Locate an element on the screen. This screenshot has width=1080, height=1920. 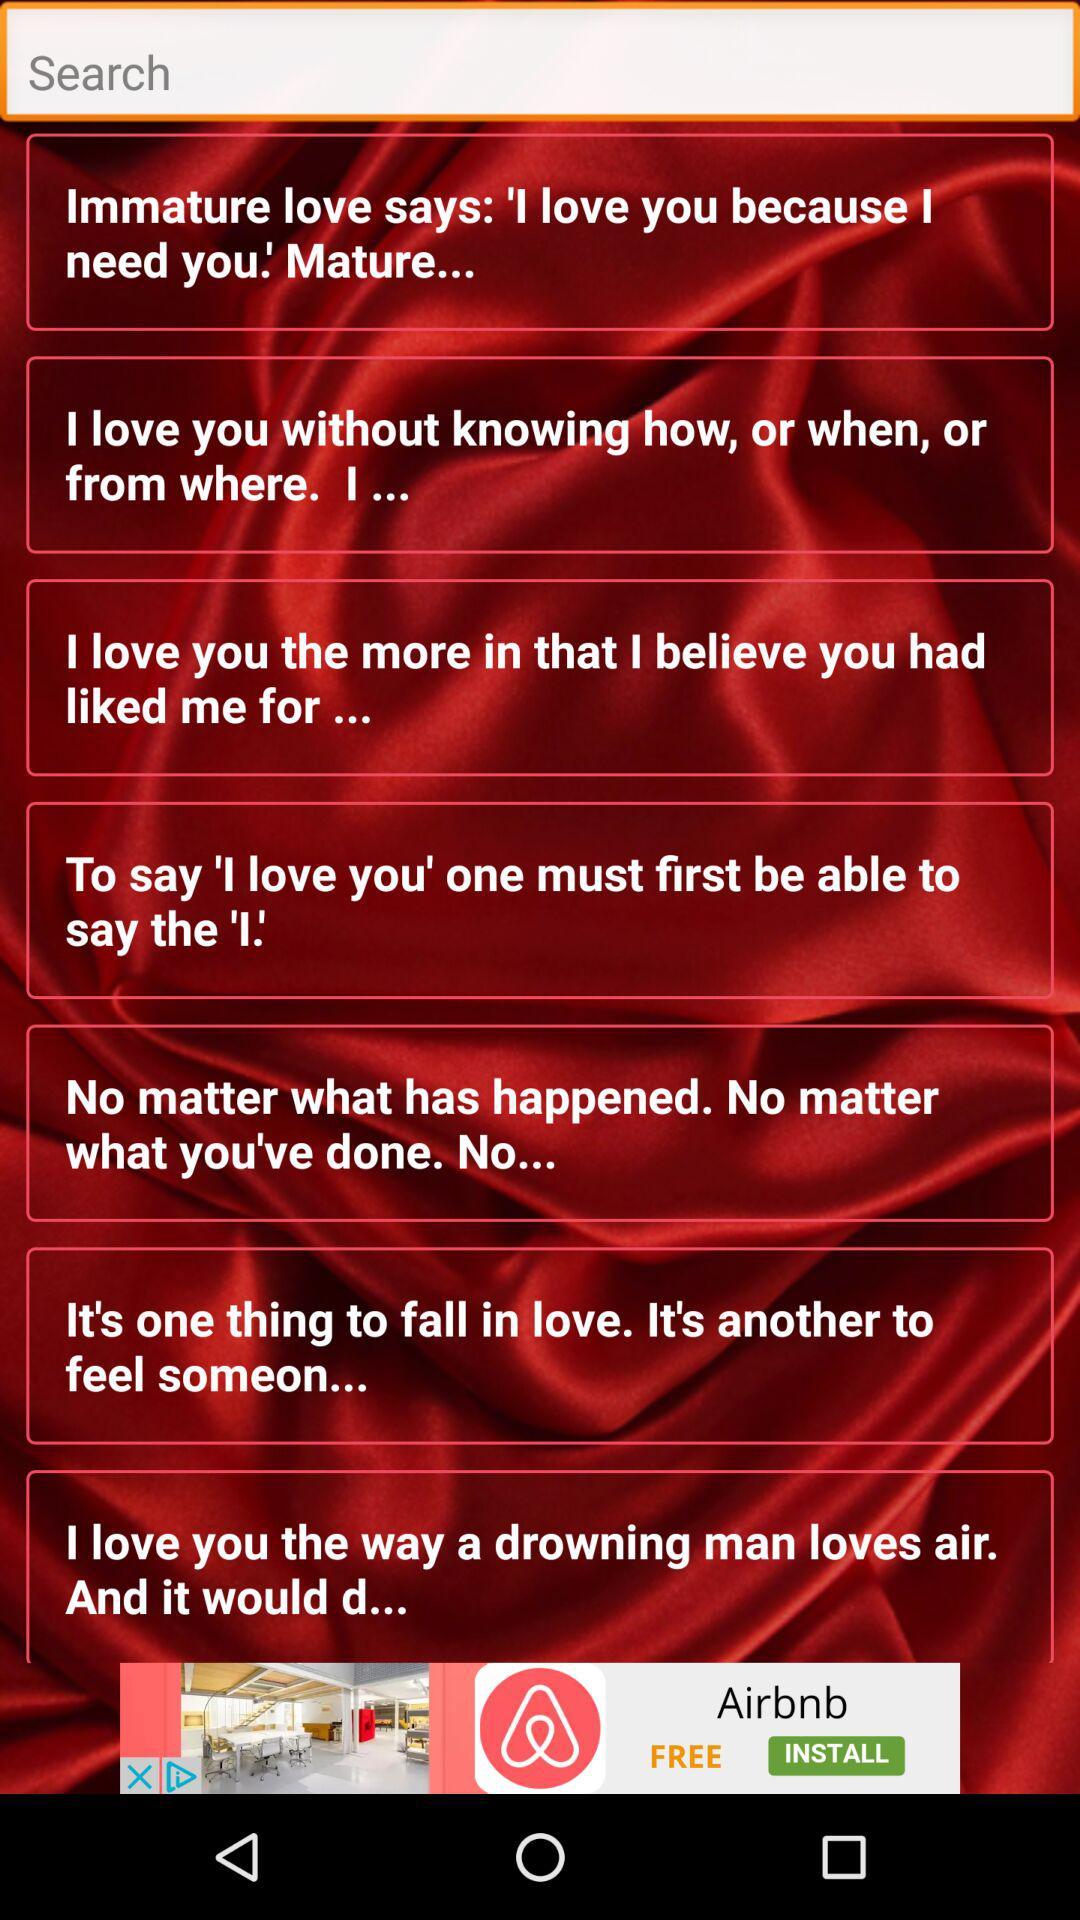
open advertisement is located at coordinates (540, 1727).